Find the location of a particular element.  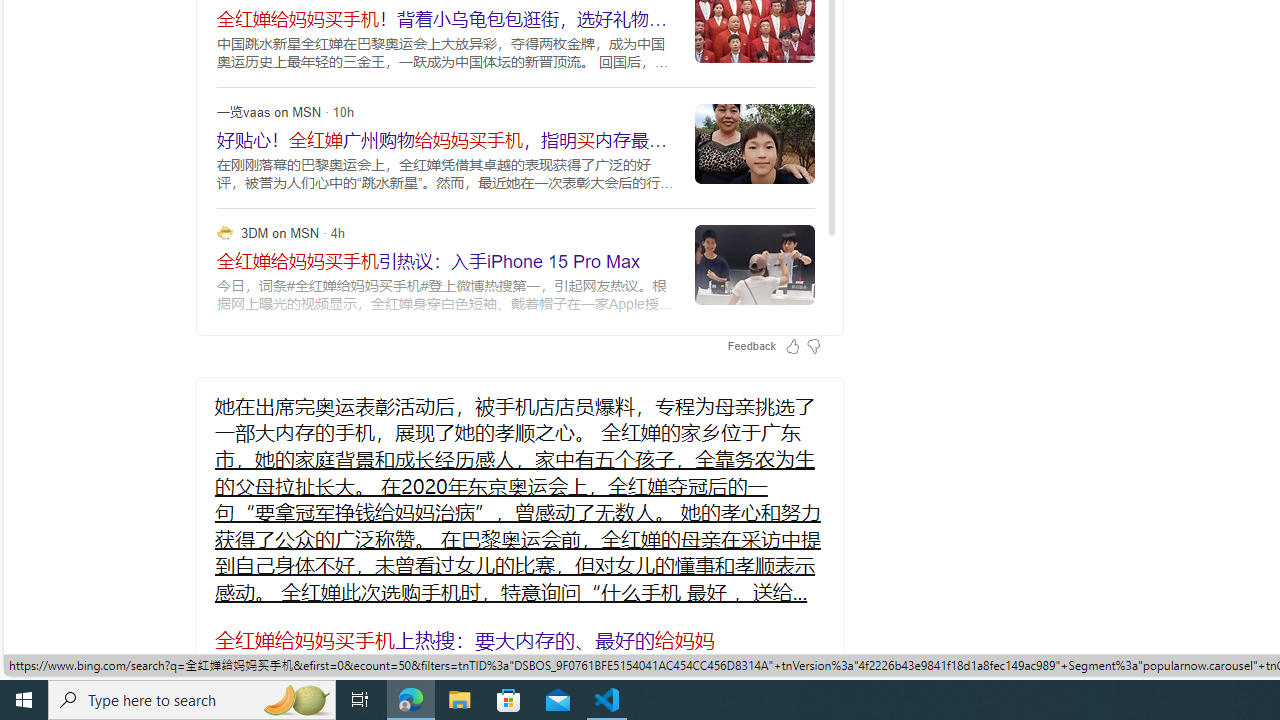

'3DM on MSN' is located at coordinates (225, 231).